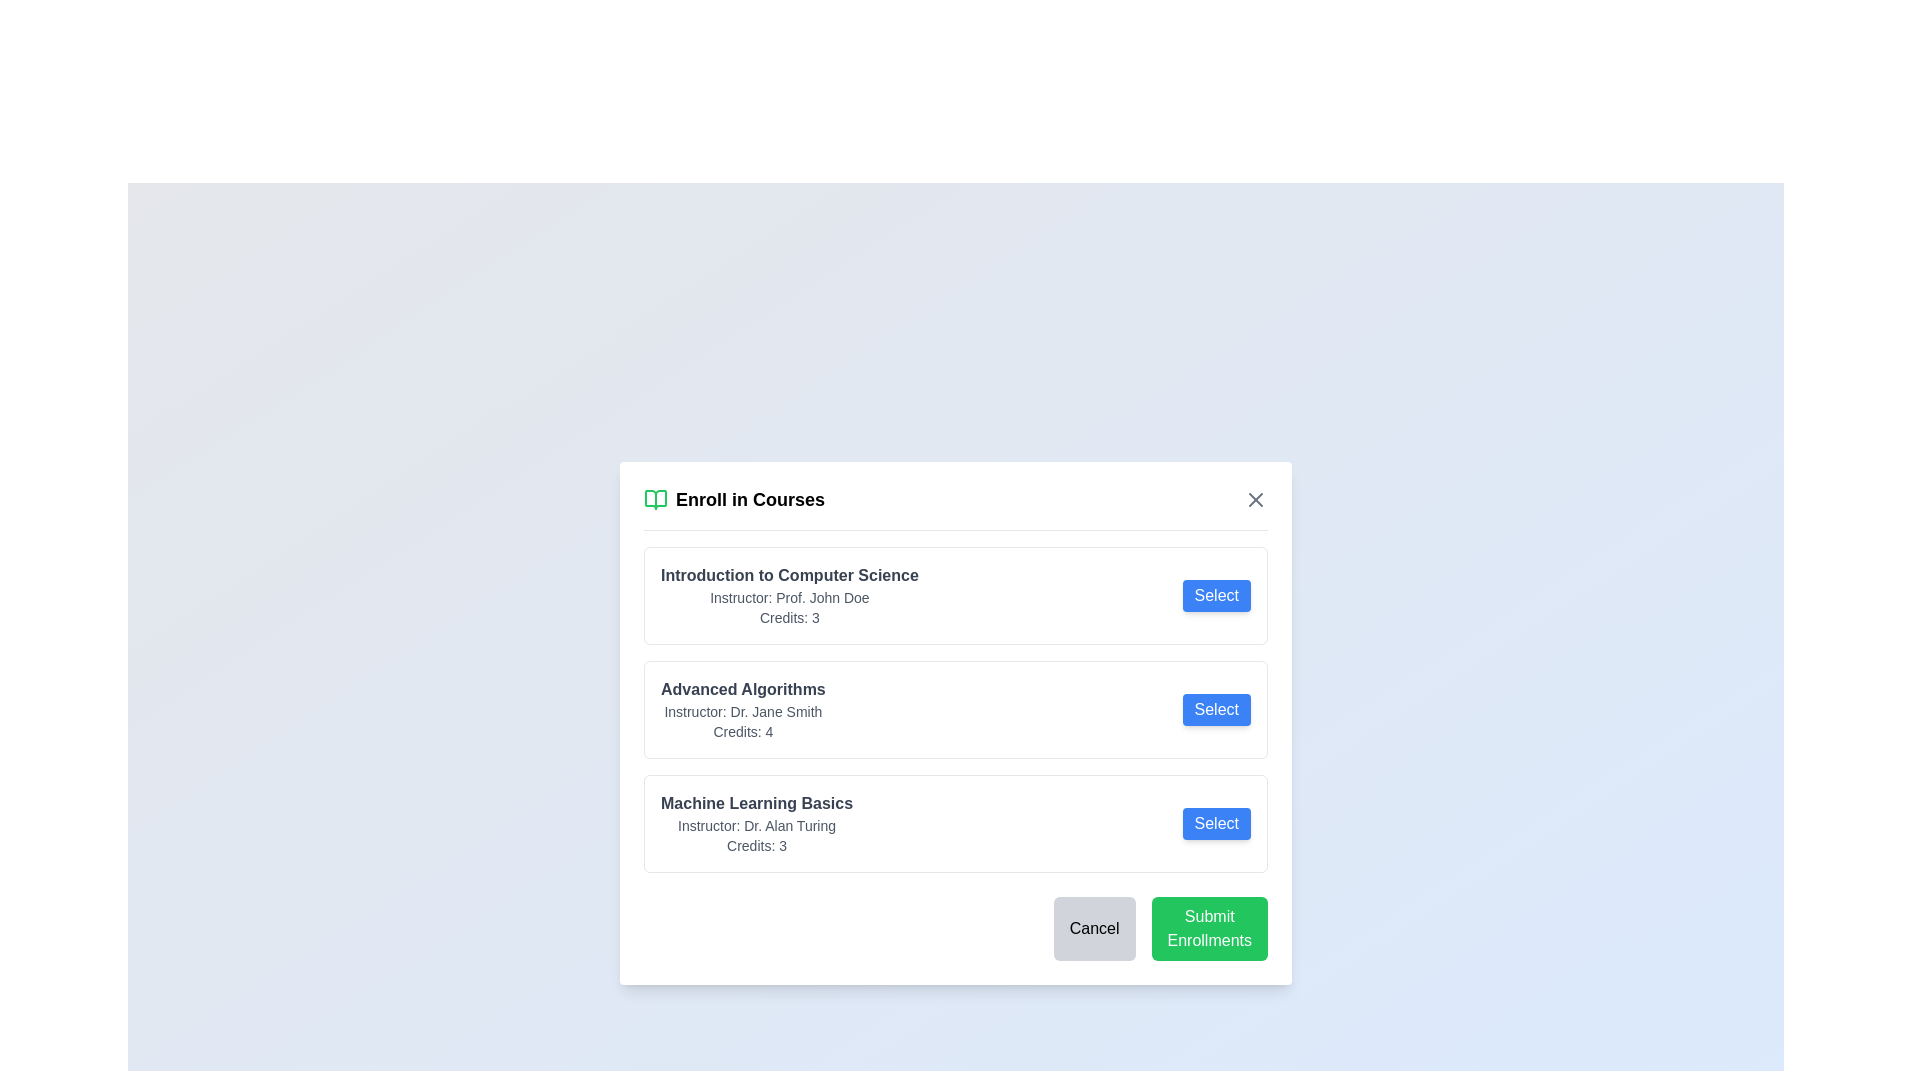 The width and height of the screenshot is (1920, 1080). What do you see at coordinates (733, 498) in the screenshot?
I see `the heading labeled 'Enroll in Courses' with an open book icon, which is positioned at the top of the modal interface` at bounding box center [733, 498].